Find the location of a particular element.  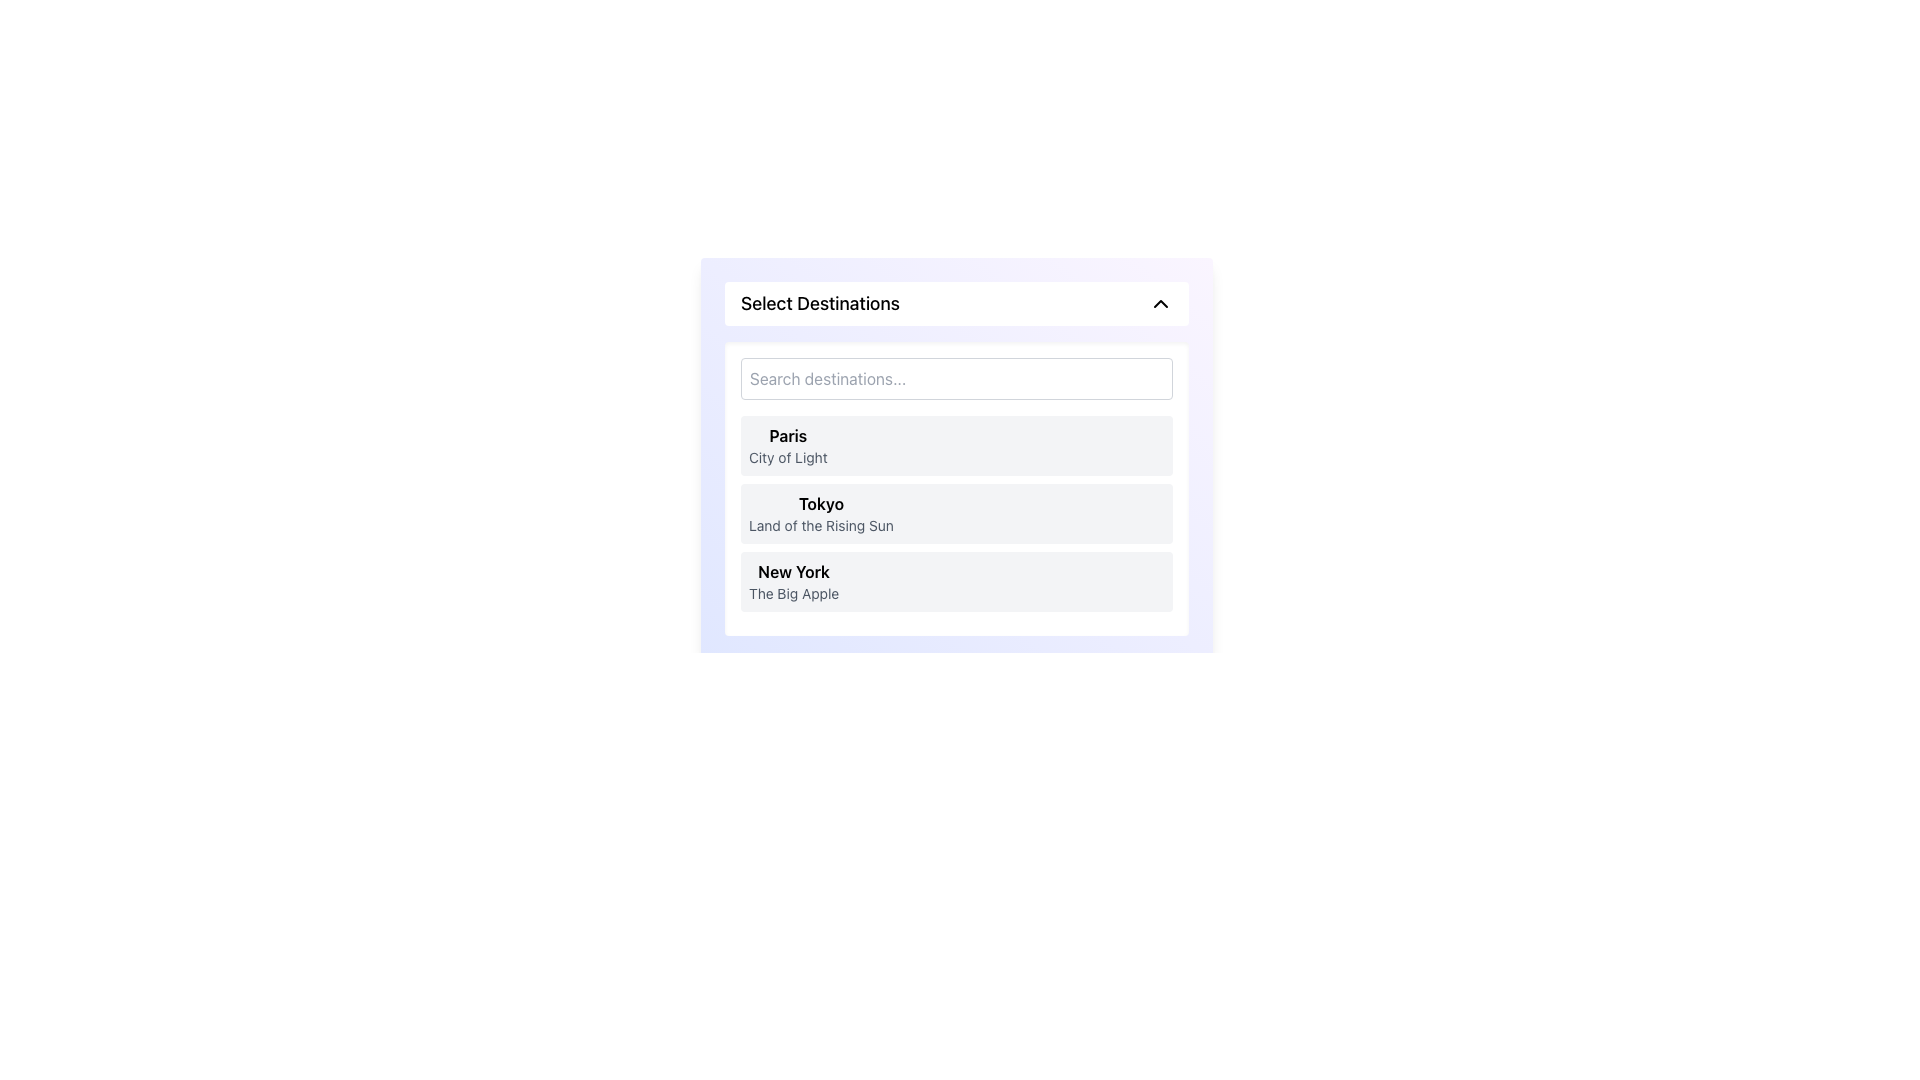

the second item in the dropdown list that allows the user to select 'Tokyo' as a destination is located at coordinates (955, 489).